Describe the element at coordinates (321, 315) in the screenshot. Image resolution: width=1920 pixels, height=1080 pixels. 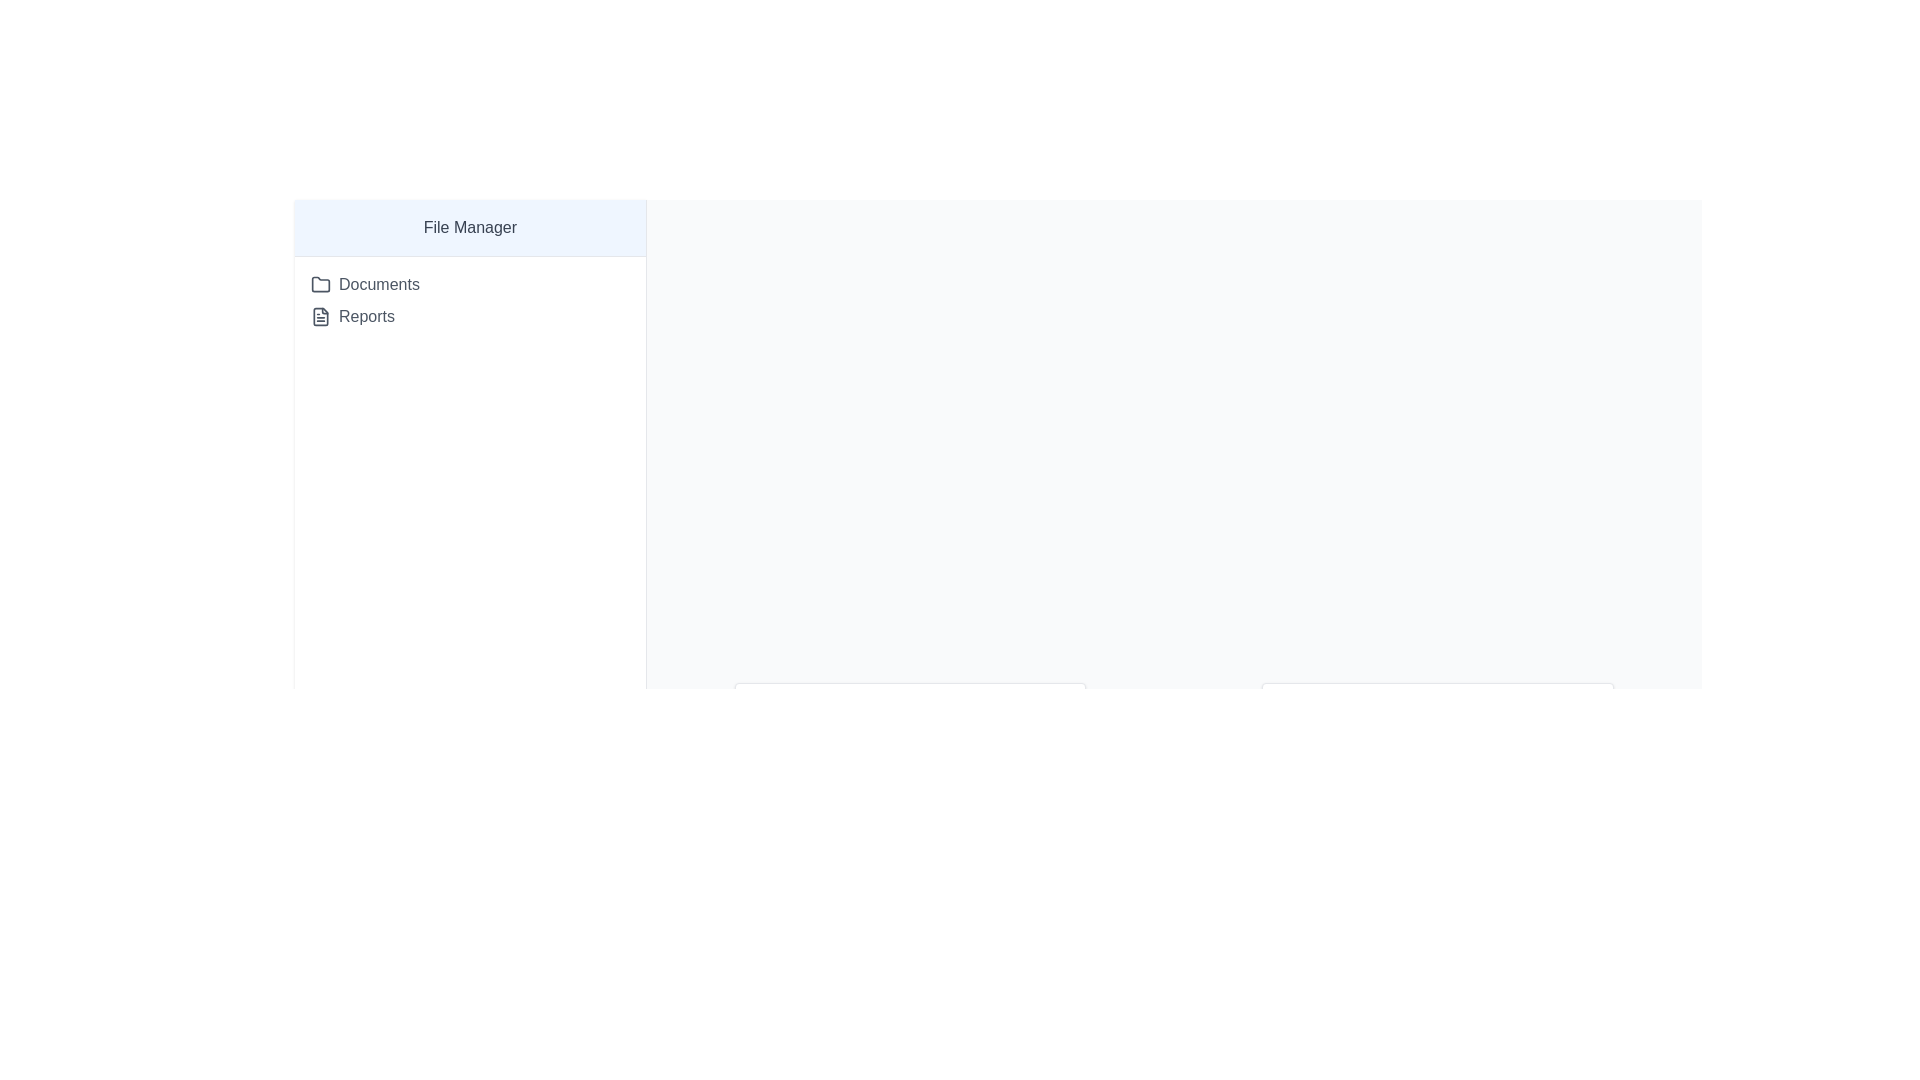
I see `the file icon in the left navigation panel, located directly to the left of the 'Reports' label` at that location.